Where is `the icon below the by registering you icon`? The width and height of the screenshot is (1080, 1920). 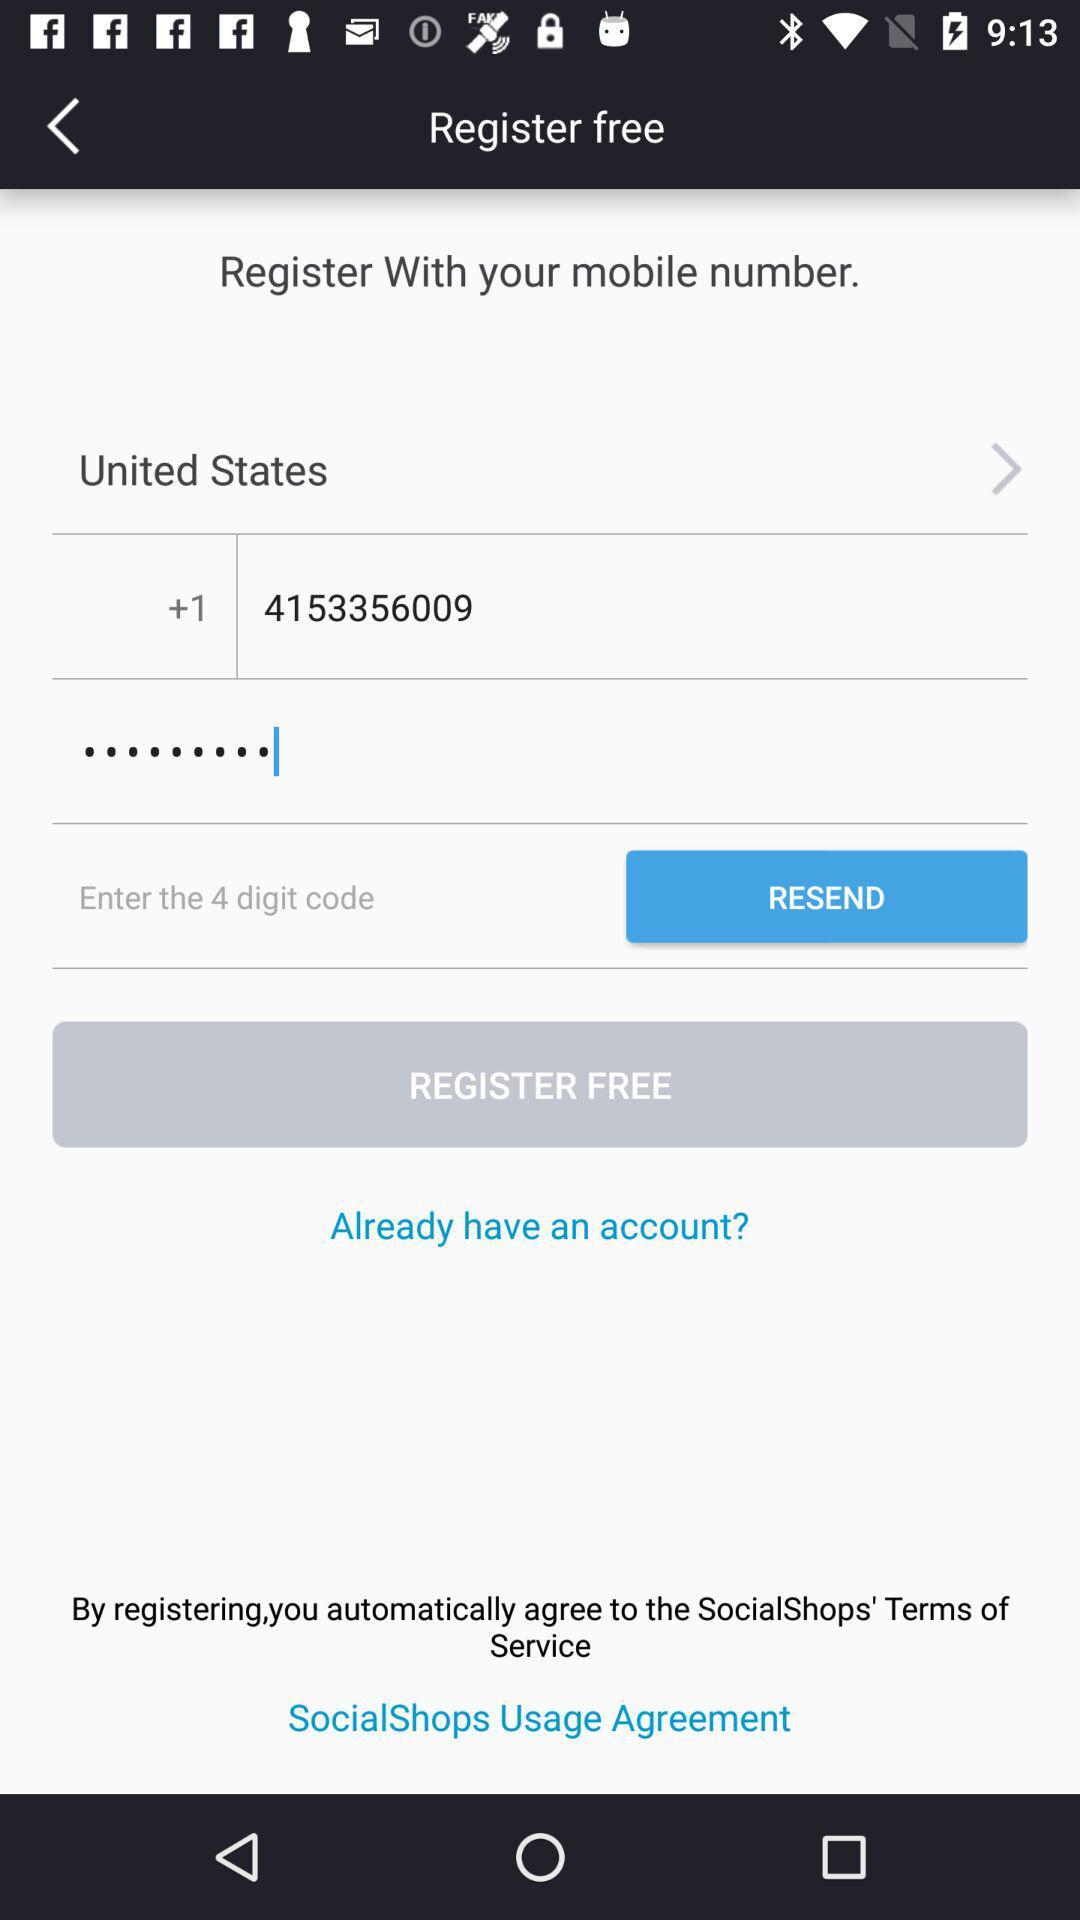 the icon below the by registering you icon is located at coordinates (538, 1715).